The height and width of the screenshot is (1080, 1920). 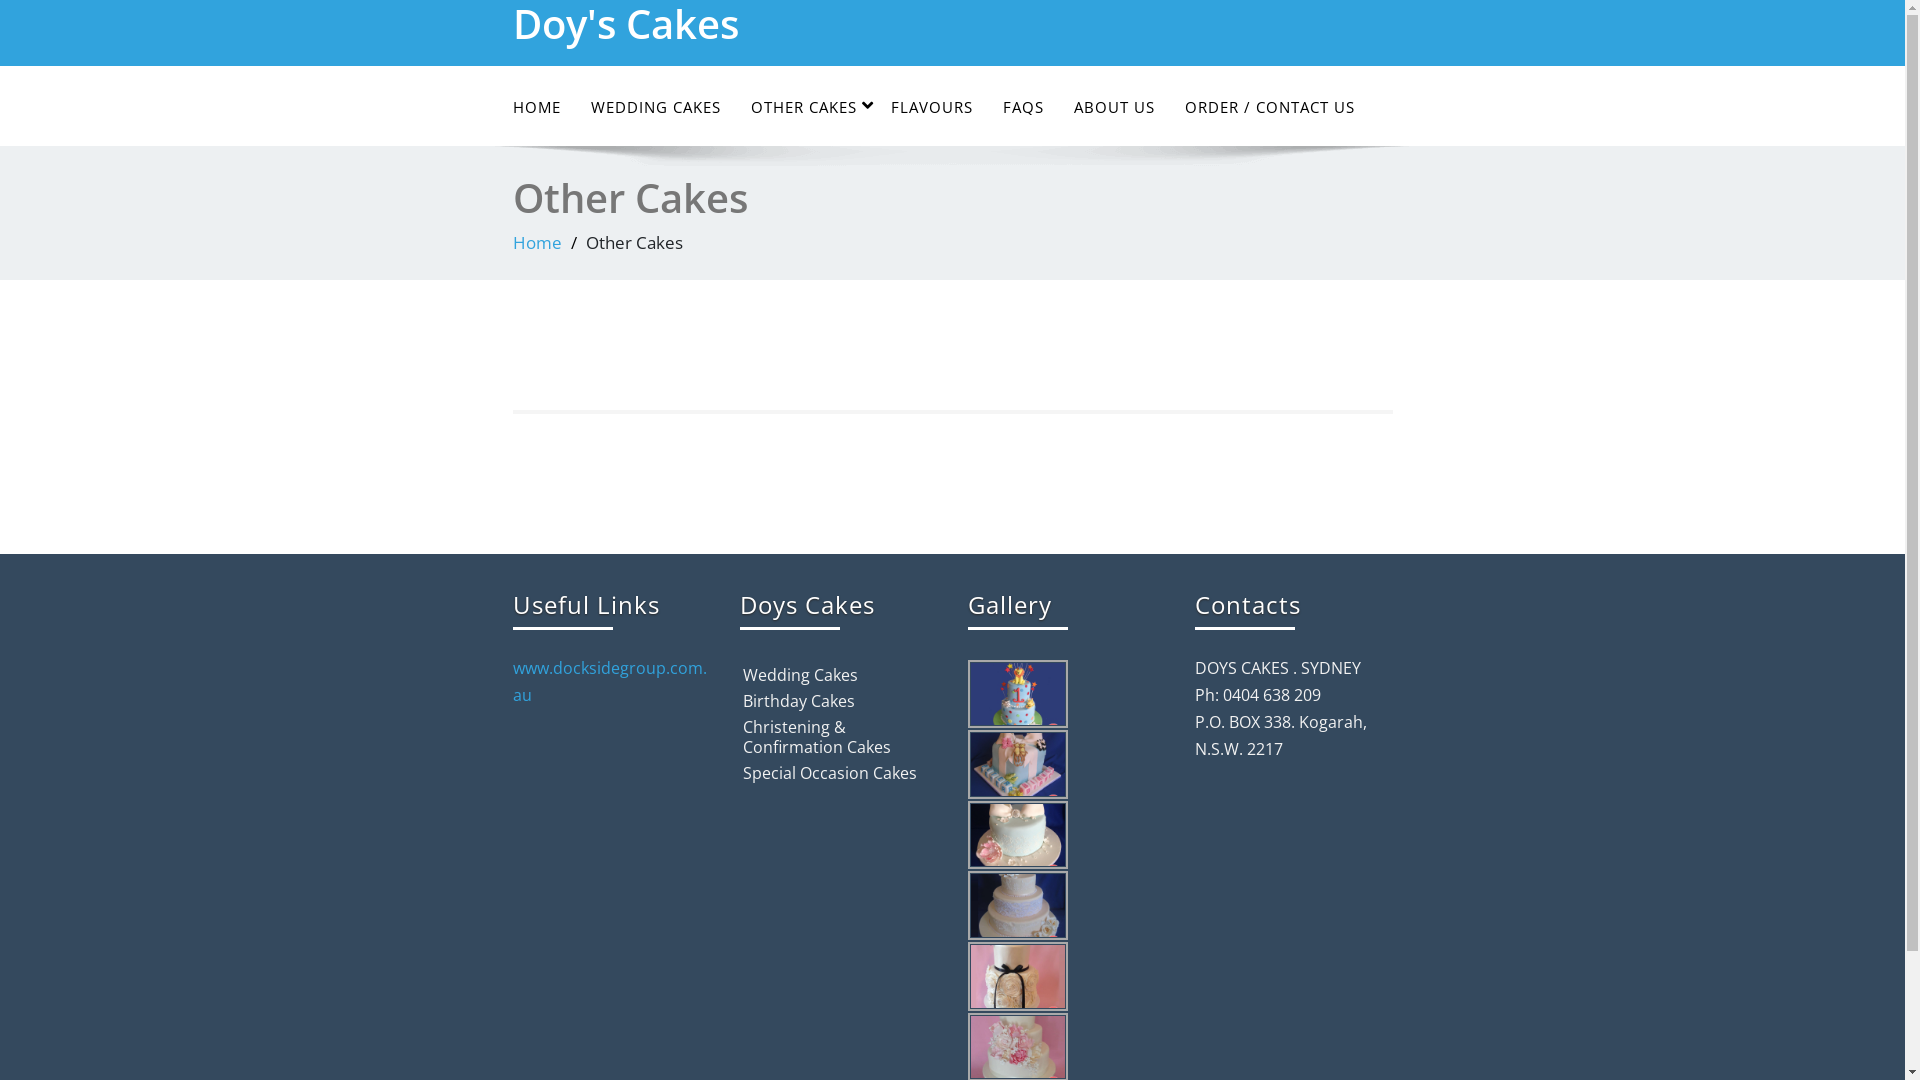 What do you see at coordinates (742, 771) in the screenshot?
I see `'Special Occasion Cakes'` at bounding box center [742, 771].